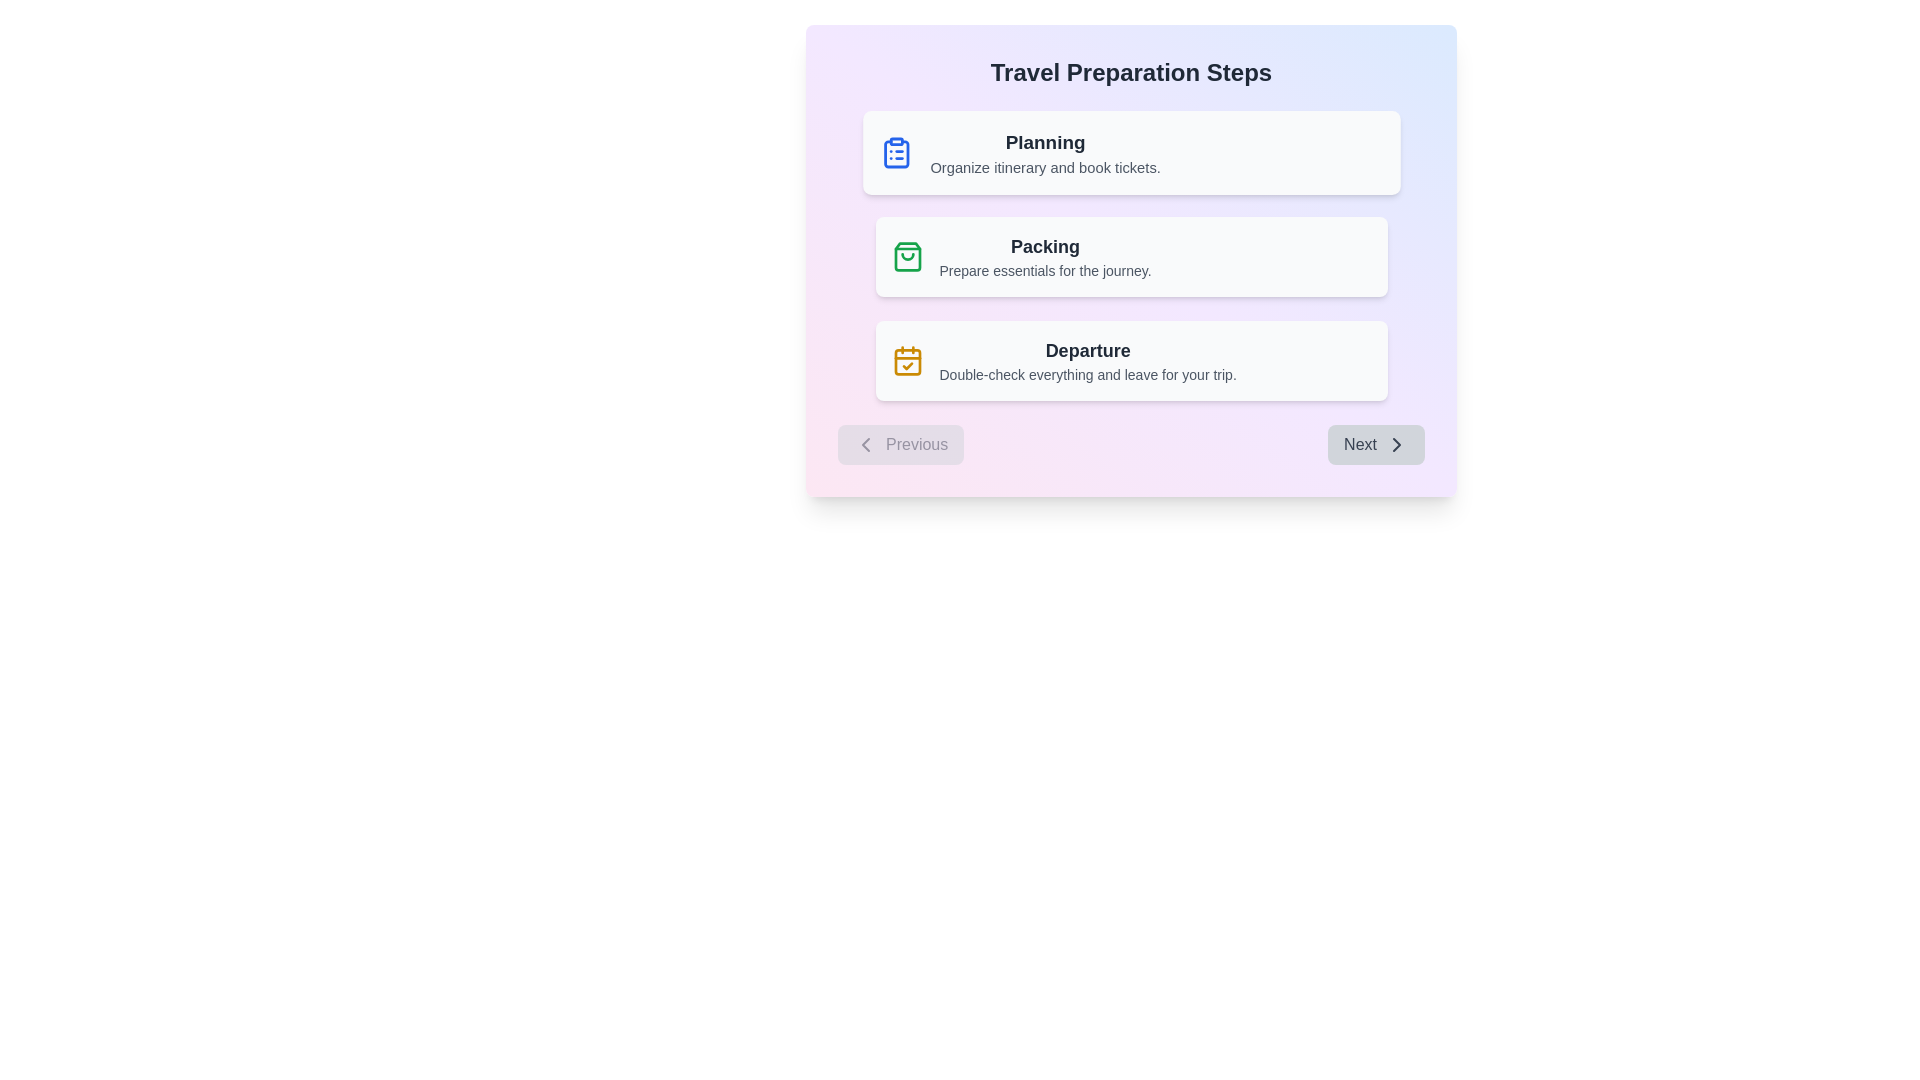 Image resolution: width=1920 pixels, height=1080 pixels. What do you see at coordinates (1087, 374) in the screenshot?
I see `the static text label providing details for the 'Departure' phase in the travel preparation checklist, located beneath the 'Departure' title in the third section of the interface` at bounding box center [1087, 374].